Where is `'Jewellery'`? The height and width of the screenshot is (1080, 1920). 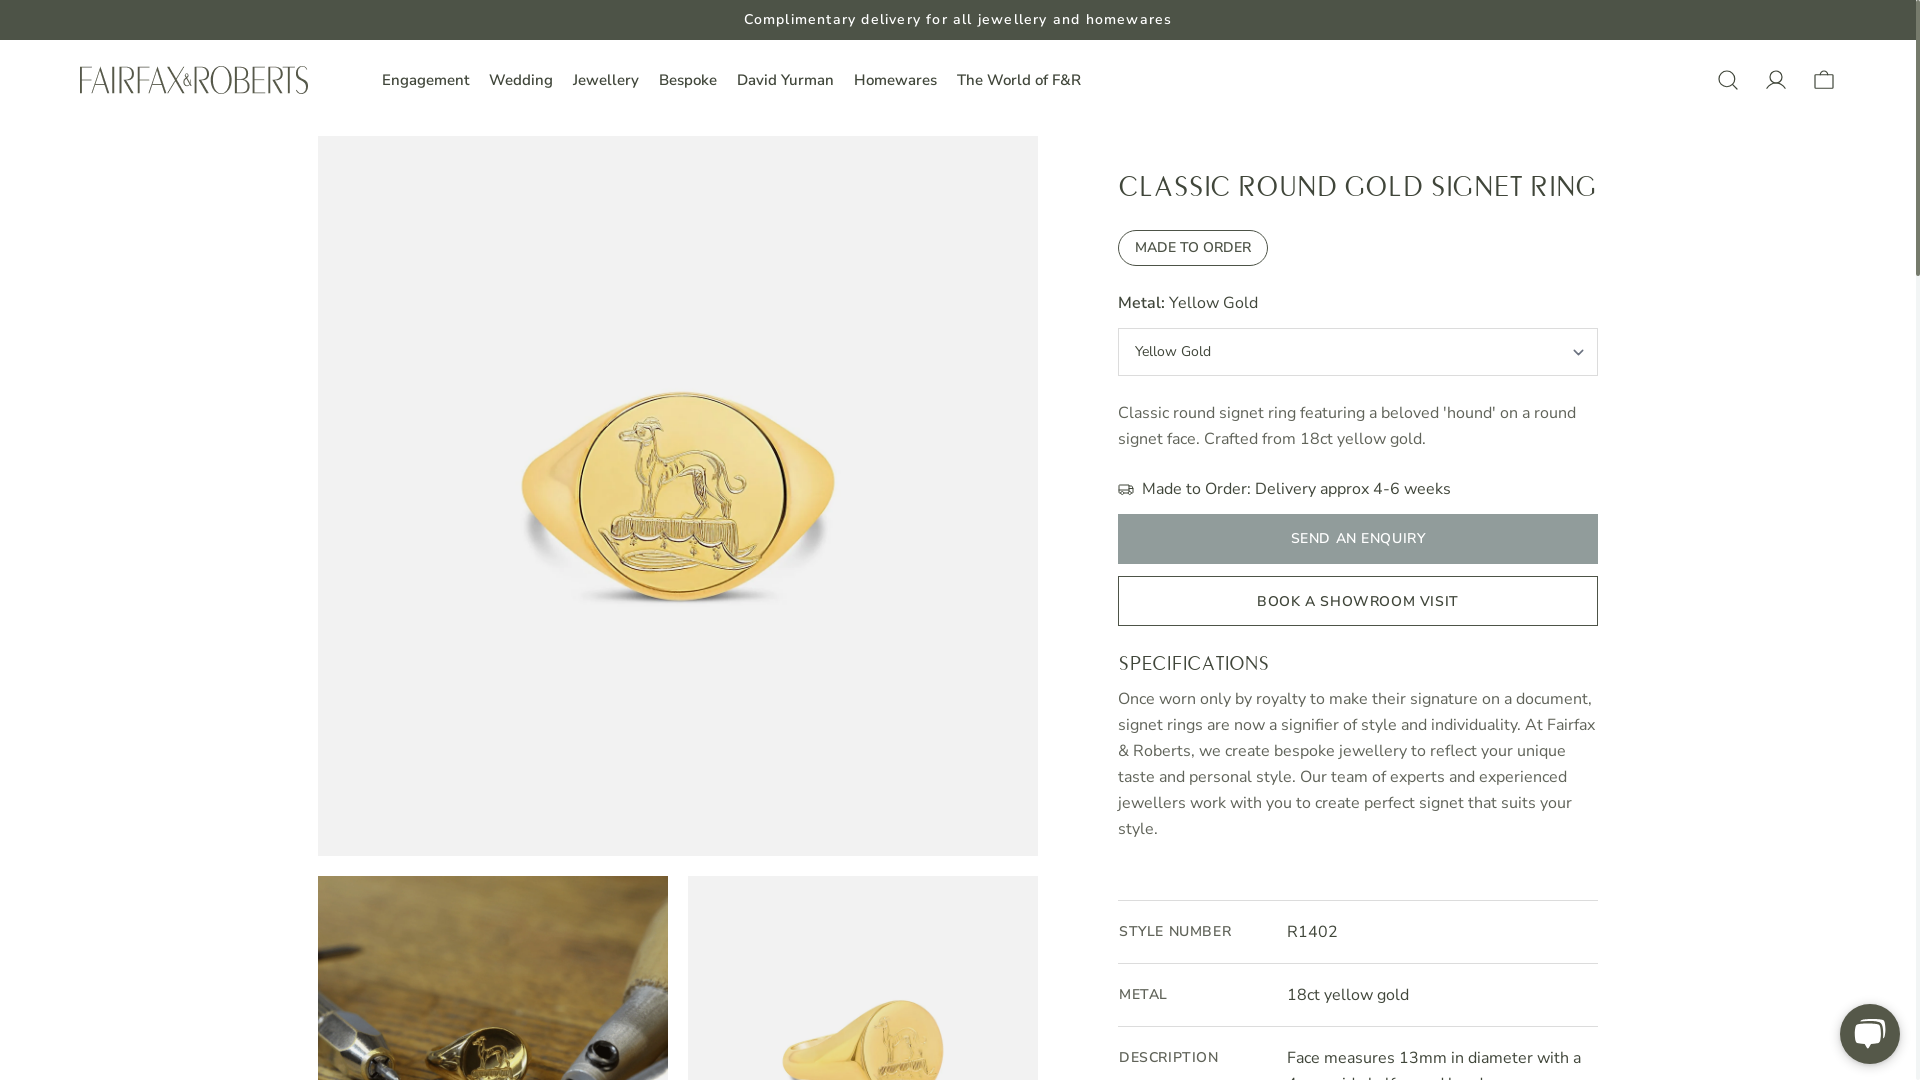
'Jewellery' is located at coordinates (604, 79).